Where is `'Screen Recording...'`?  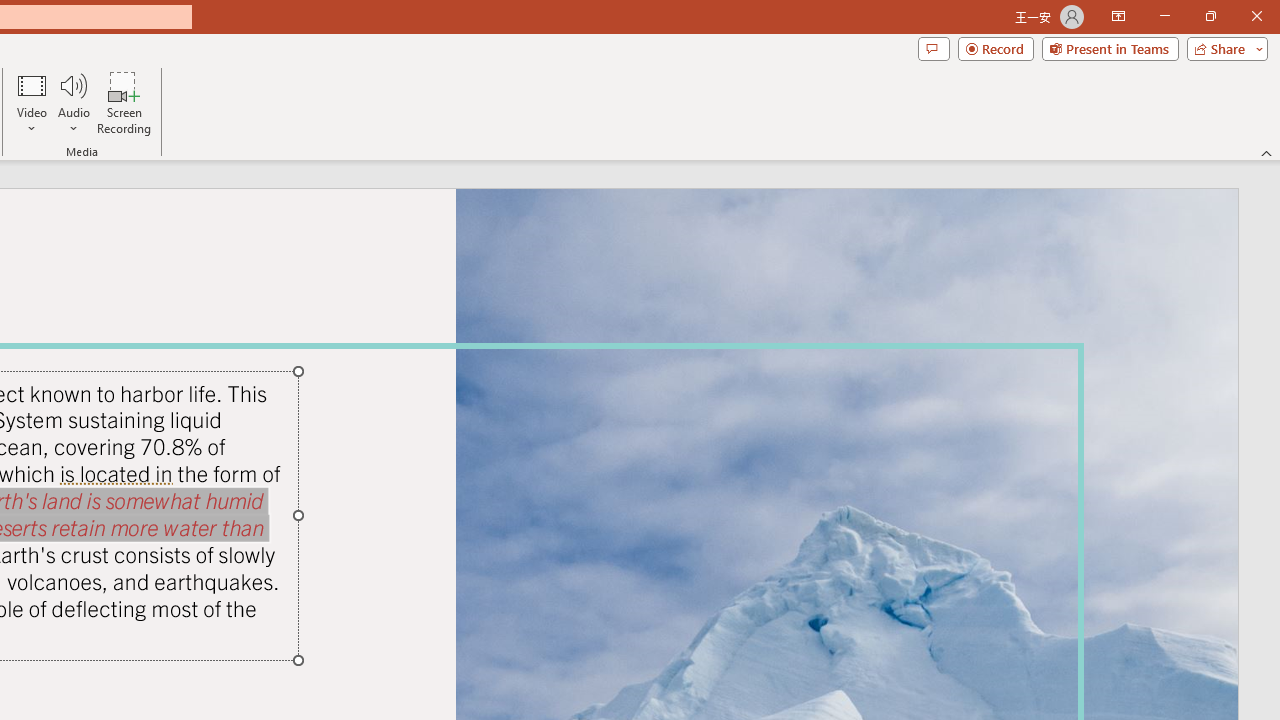 'Screen Recording...' is located at coordinates (123, 103).